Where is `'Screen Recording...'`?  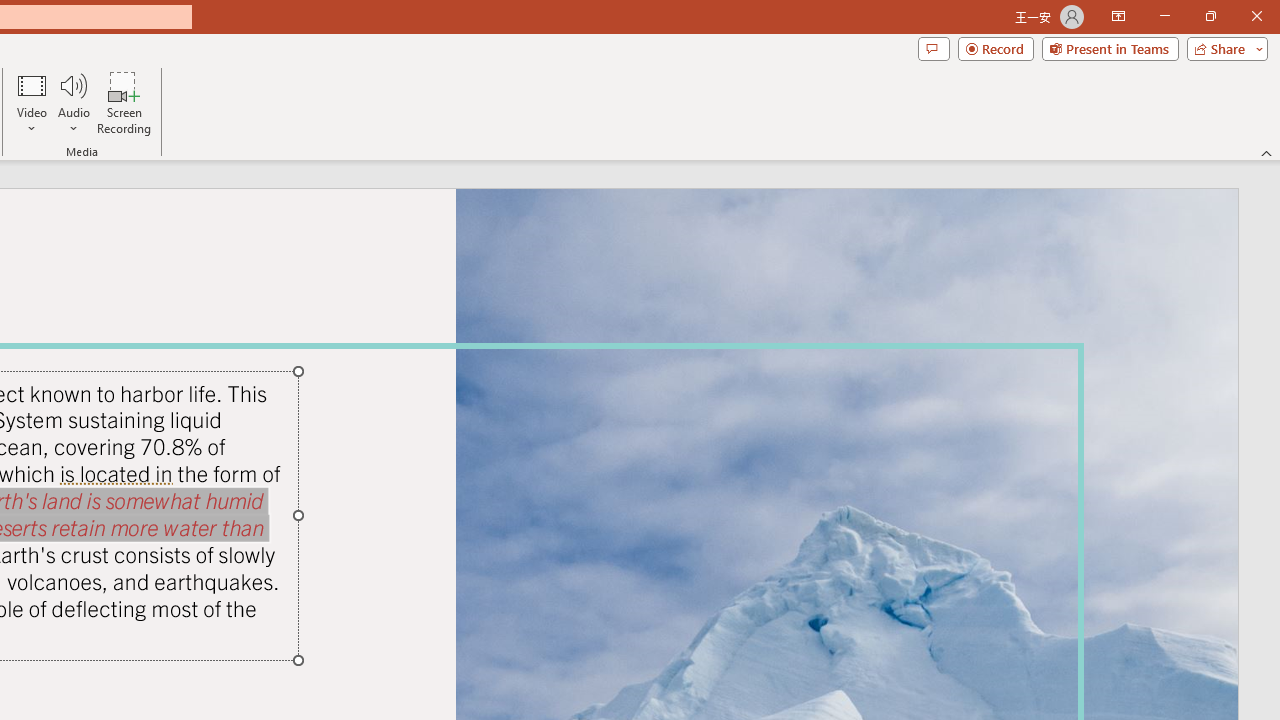 'Screen Recording...' is located at coordinates (123, 103).